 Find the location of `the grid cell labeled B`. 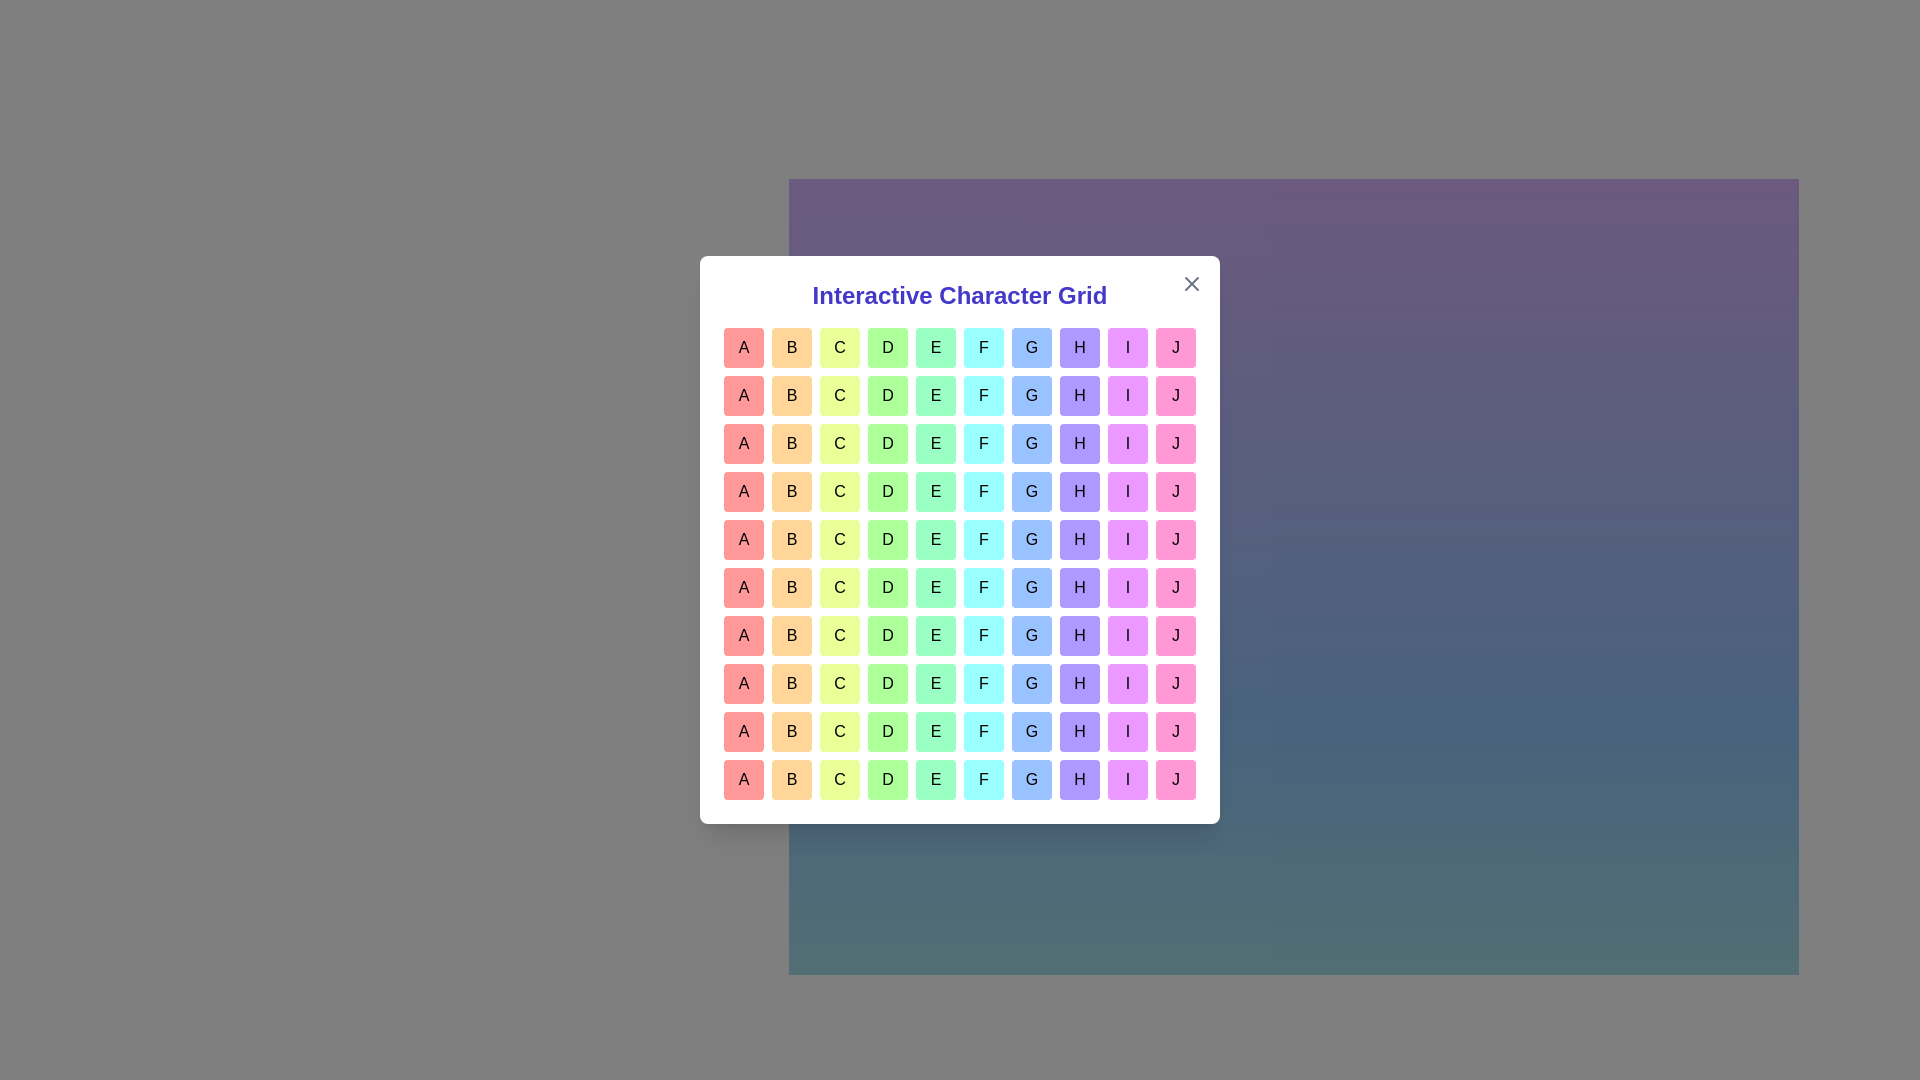

the grid cell labeled B is located at coordinates (791, 346).